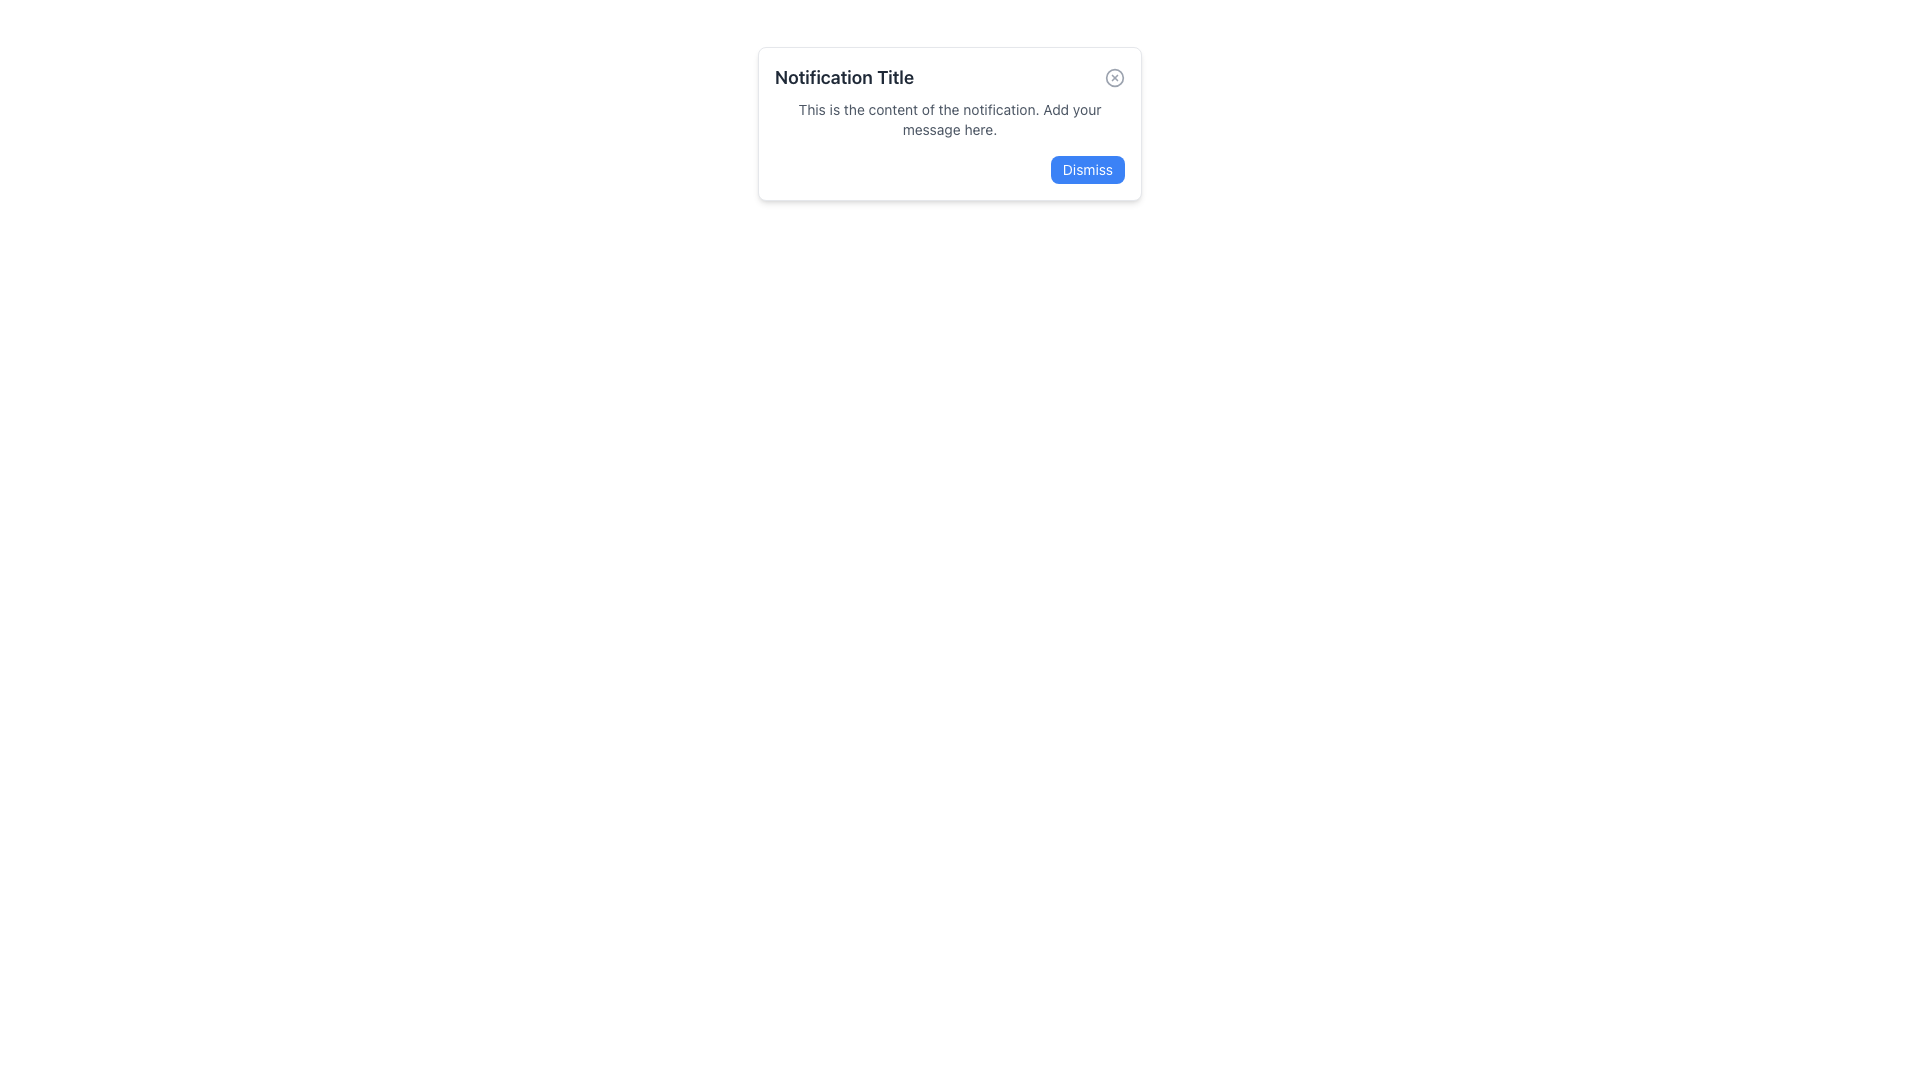  Describe the element at coordinates (844, 76) in the screenshot. I see `text label that displays 'Notification Title' styled in a larger, bold font at the top-left of the notification card` at that location.